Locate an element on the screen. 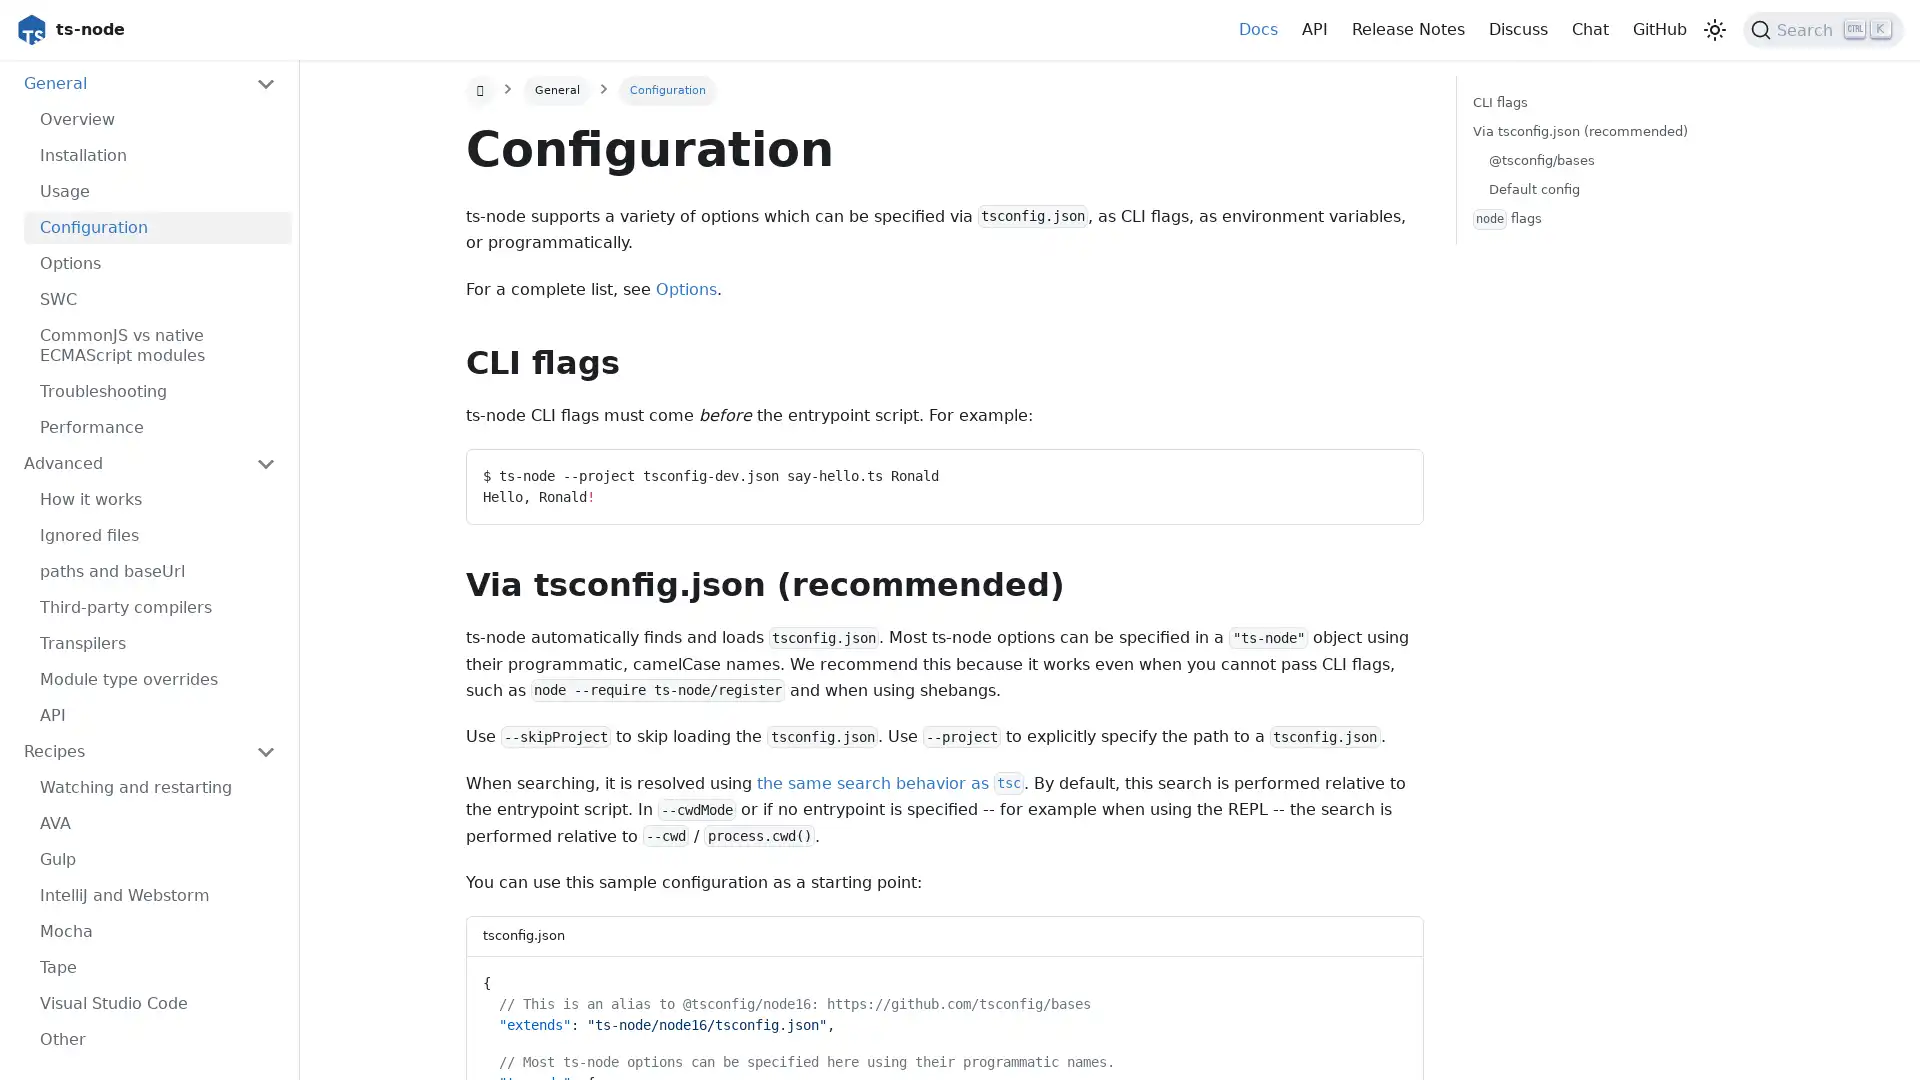 The width and height of the screenshot is (1920, 1080). Copy code to clipboard is located at coordinates (1389, 471).